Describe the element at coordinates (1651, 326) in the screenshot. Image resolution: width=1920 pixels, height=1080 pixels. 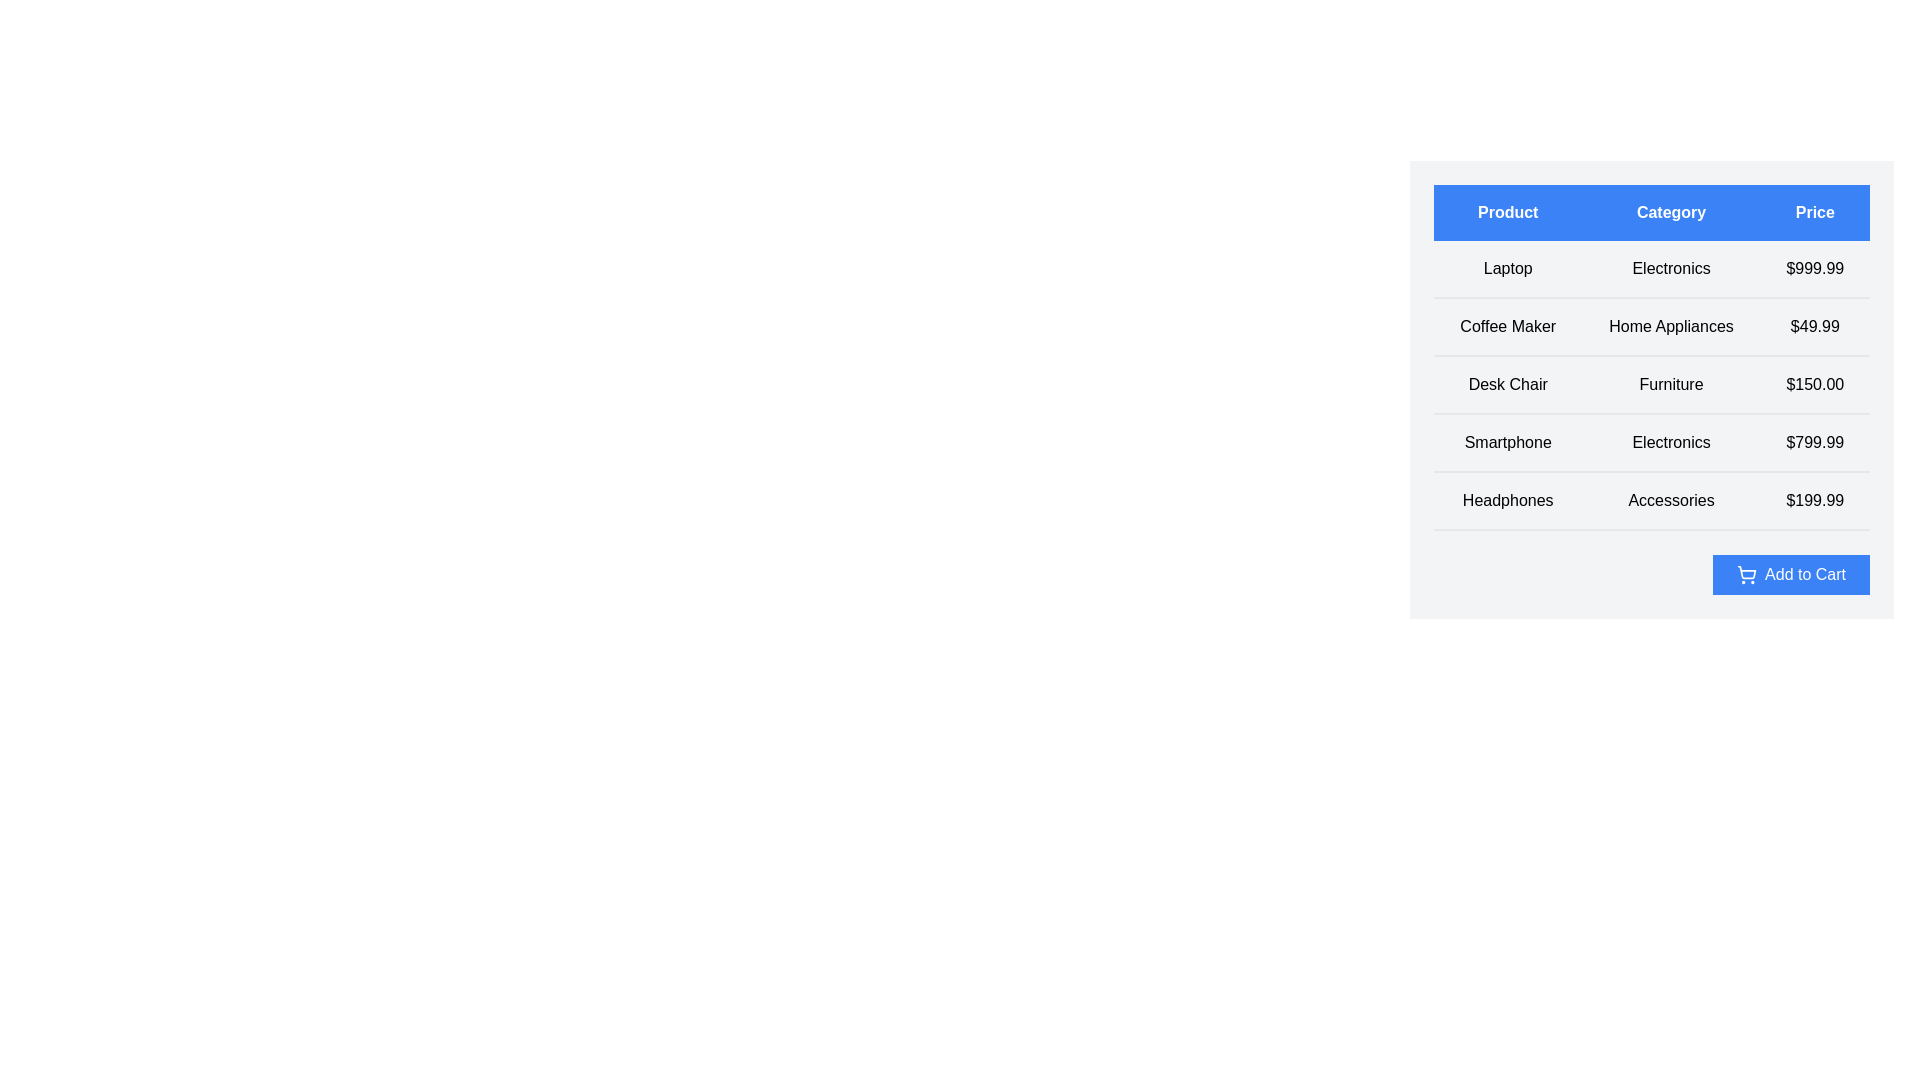
I see `the text in the tabular row containing 'Coffee Maker' under Product, 'Home Appliances' under Category, and '$49.99' under Price, which is the second row in the table` at that location.